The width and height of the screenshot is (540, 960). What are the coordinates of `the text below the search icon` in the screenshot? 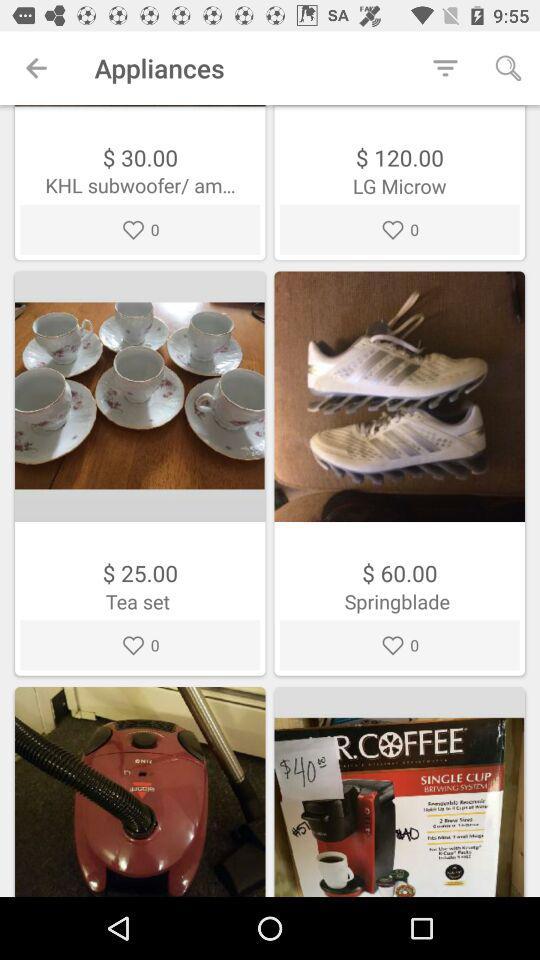 It's located at (399, 185).